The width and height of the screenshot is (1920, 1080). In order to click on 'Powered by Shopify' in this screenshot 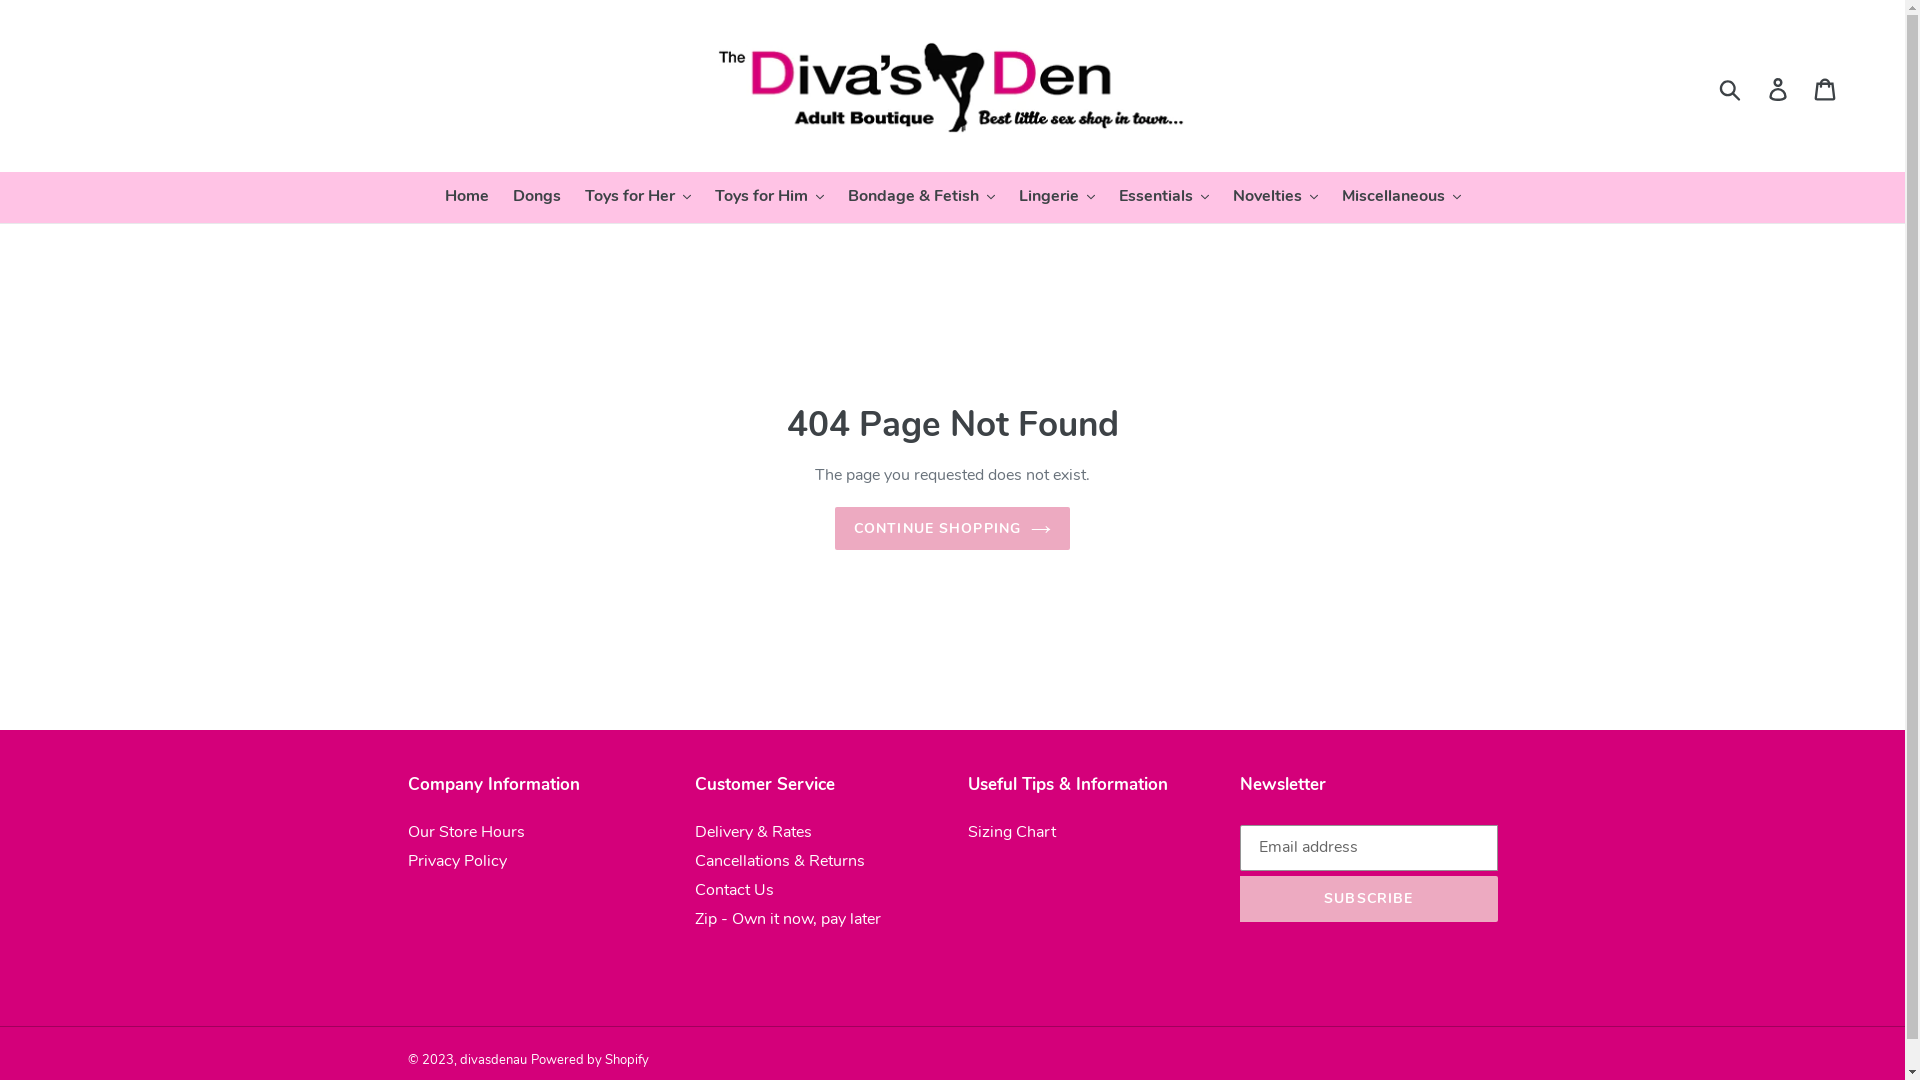, I will do `click(588, 1059)`.